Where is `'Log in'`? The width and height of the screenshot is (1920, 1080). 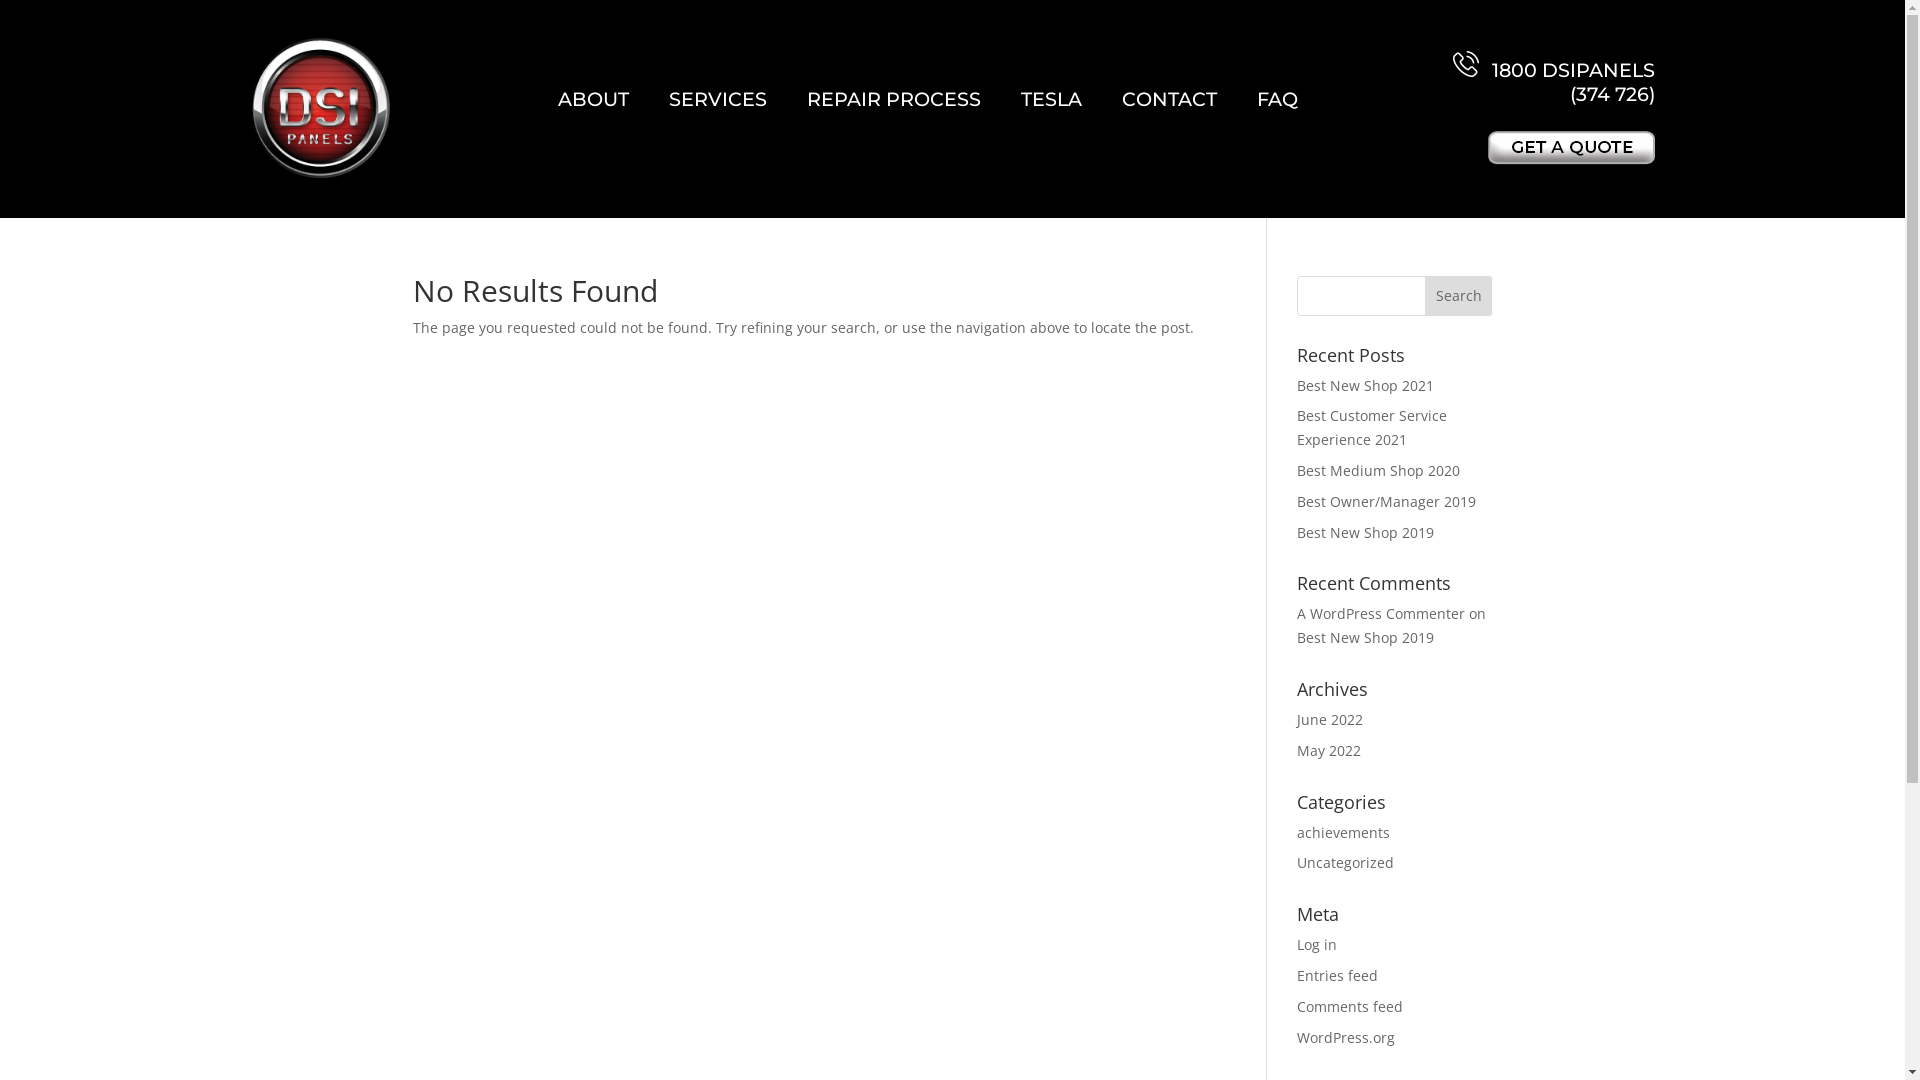
'Log in' is located at coordinates (1316, 944).